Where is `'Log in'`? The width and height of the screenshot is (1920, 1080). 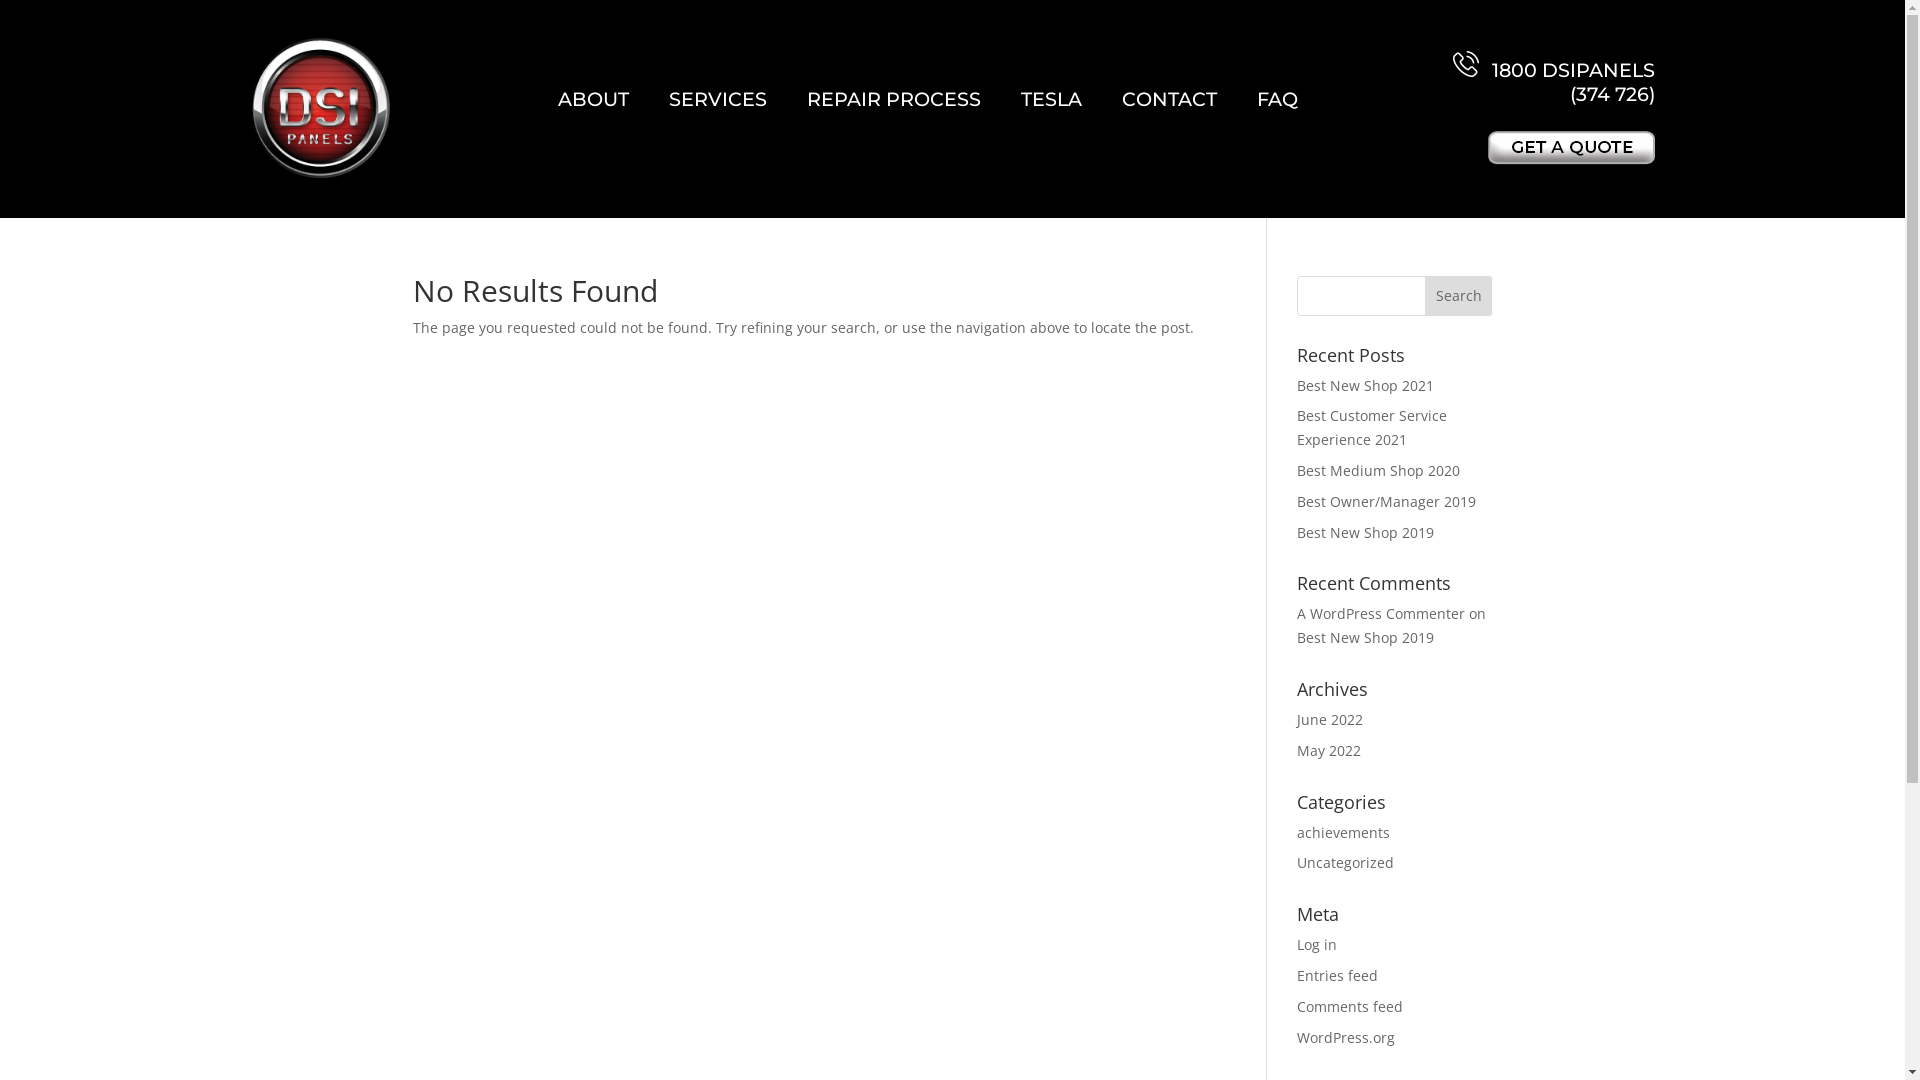
'Log in' is located at coordinates (1316, 944).